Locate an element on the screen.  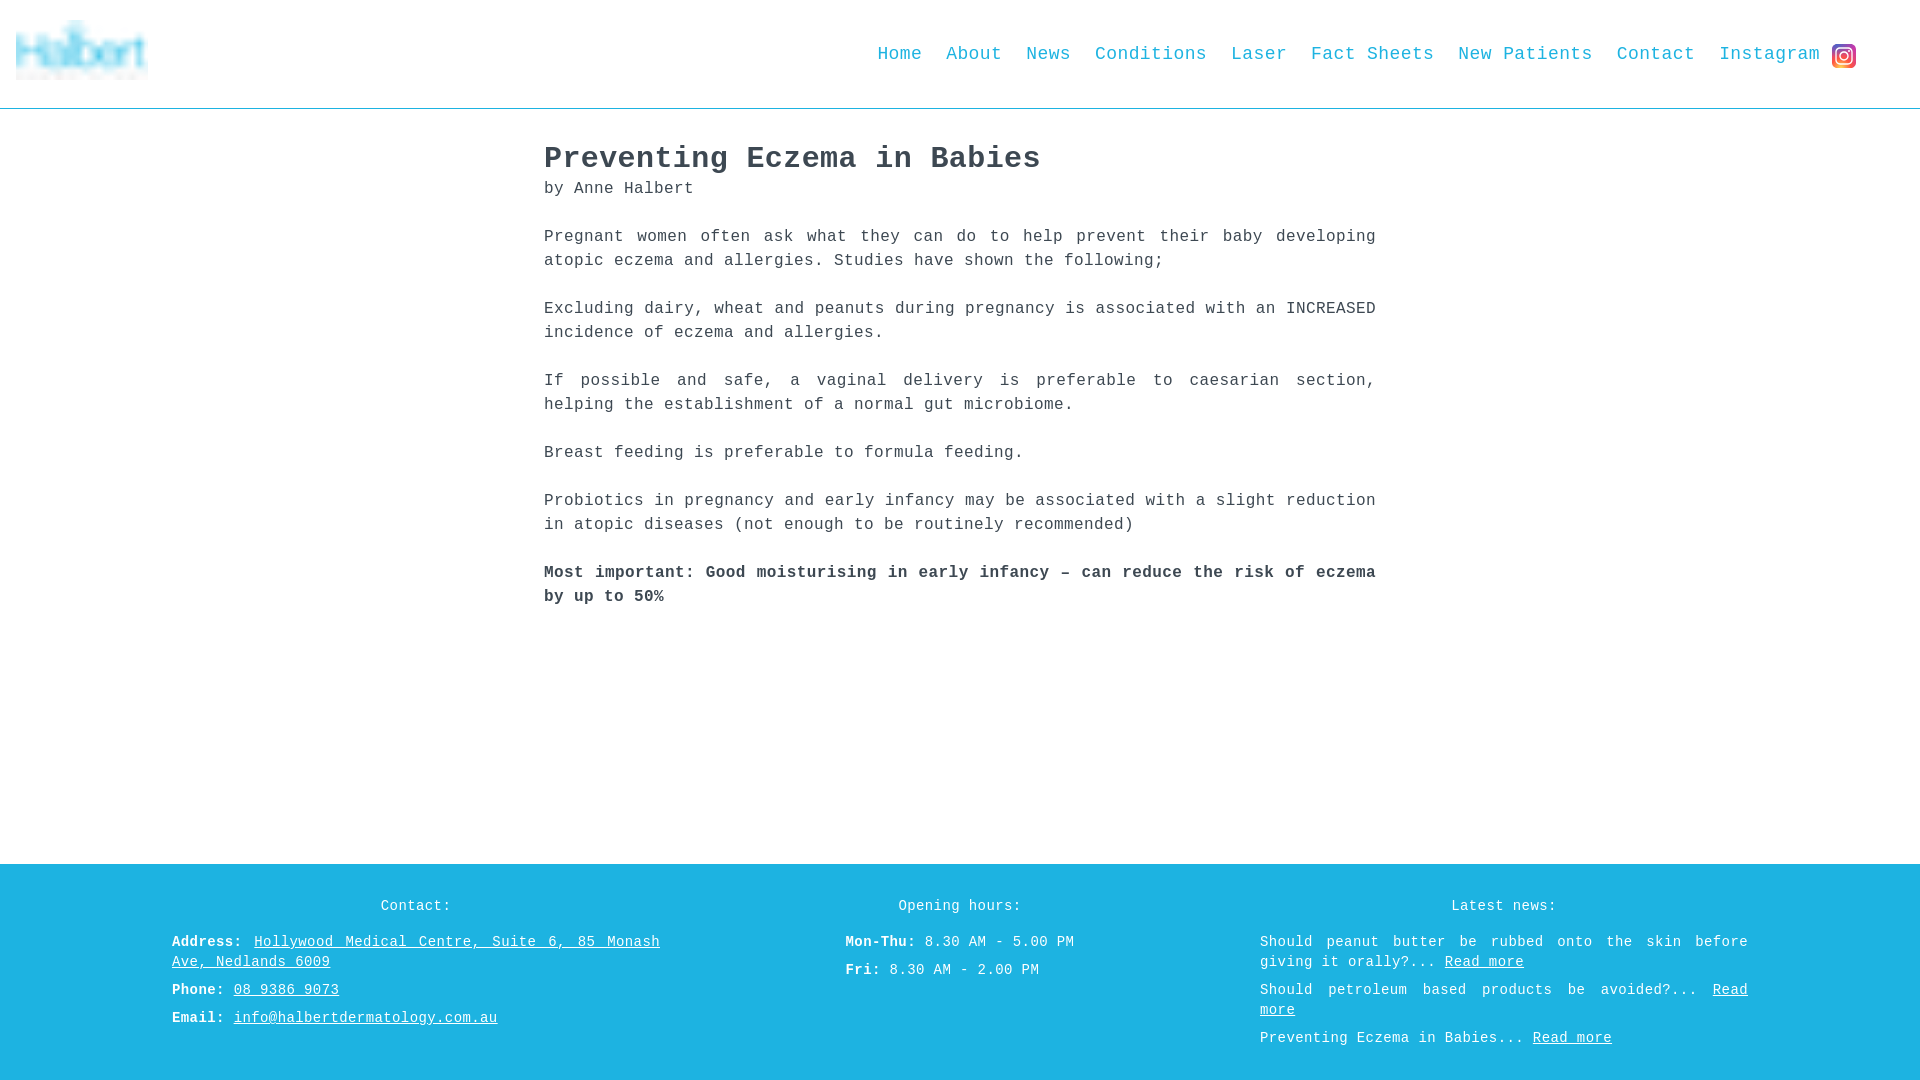
'08 9386 9073' is located at coordinates (286, 990).